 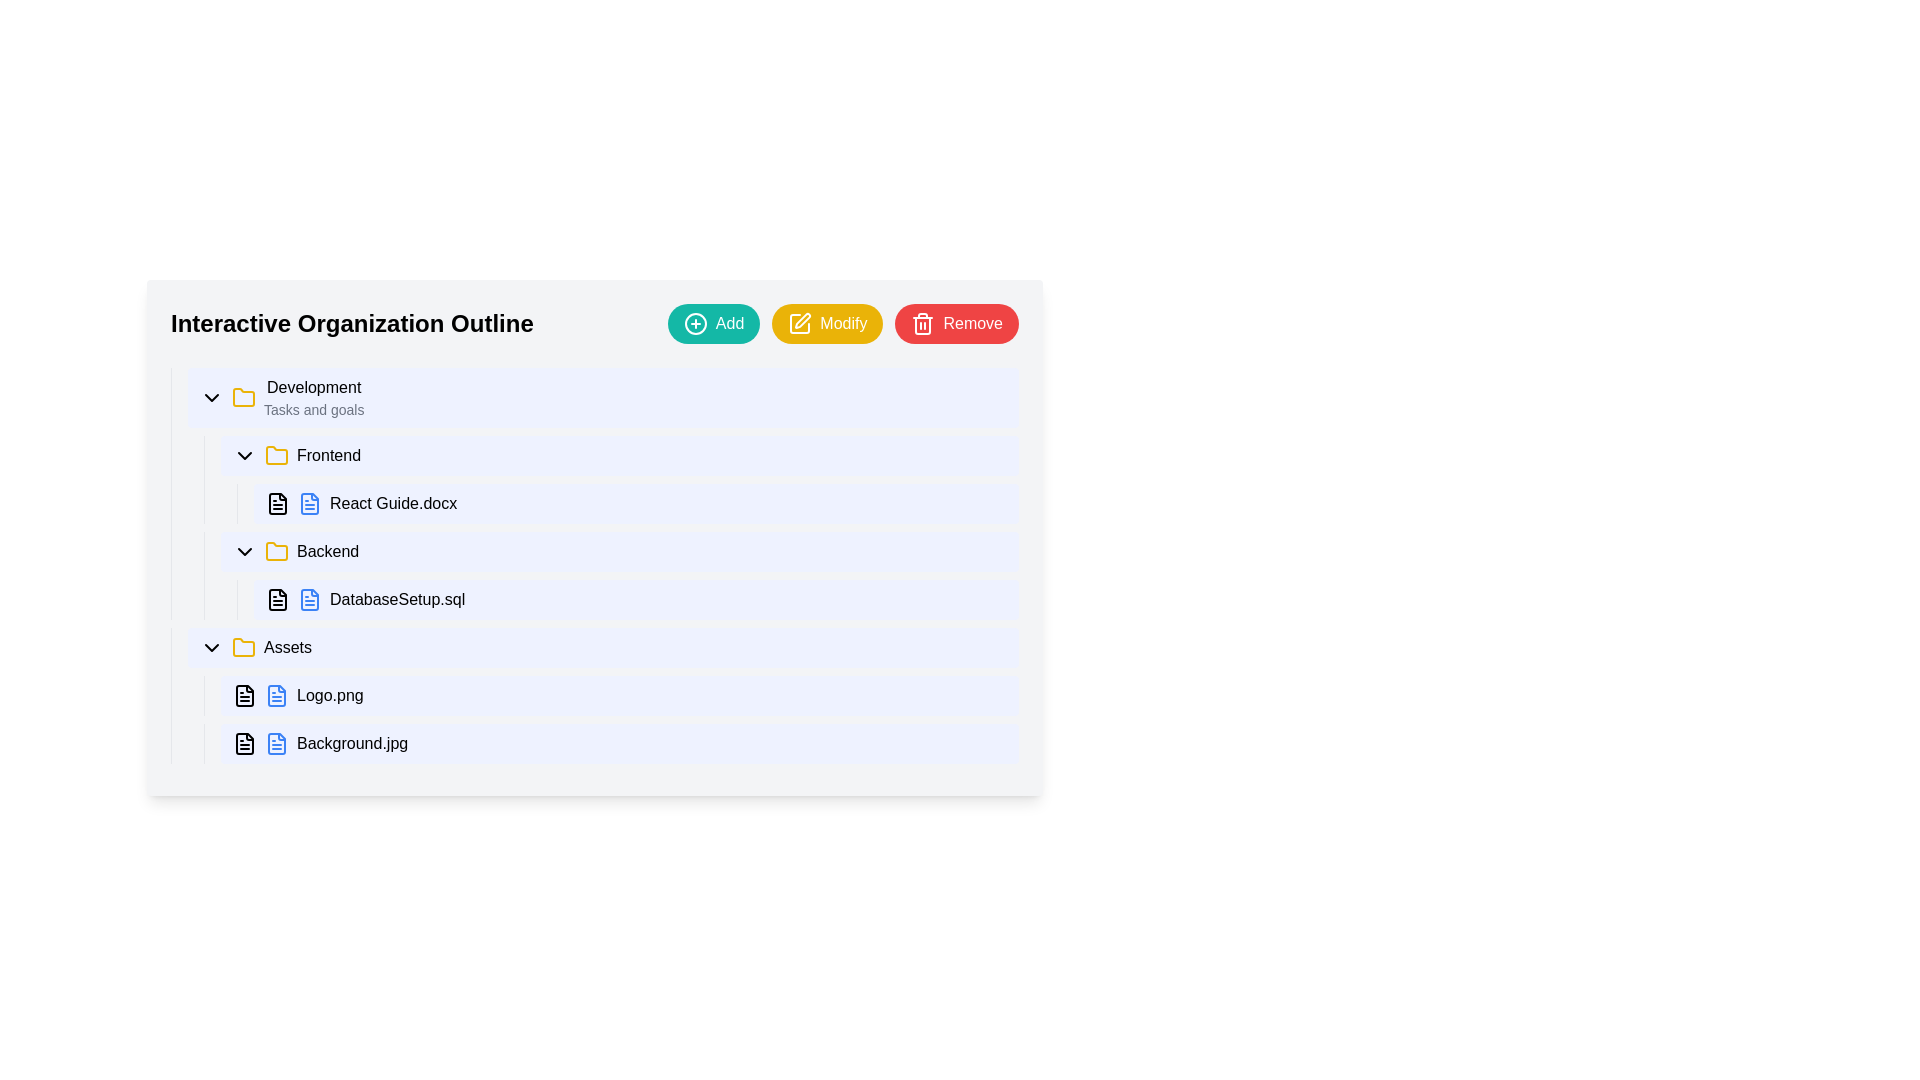 I want to click on the small black file document icon next to the text 'Background.jpg' in the Assets section, so click(x=243, y=744).